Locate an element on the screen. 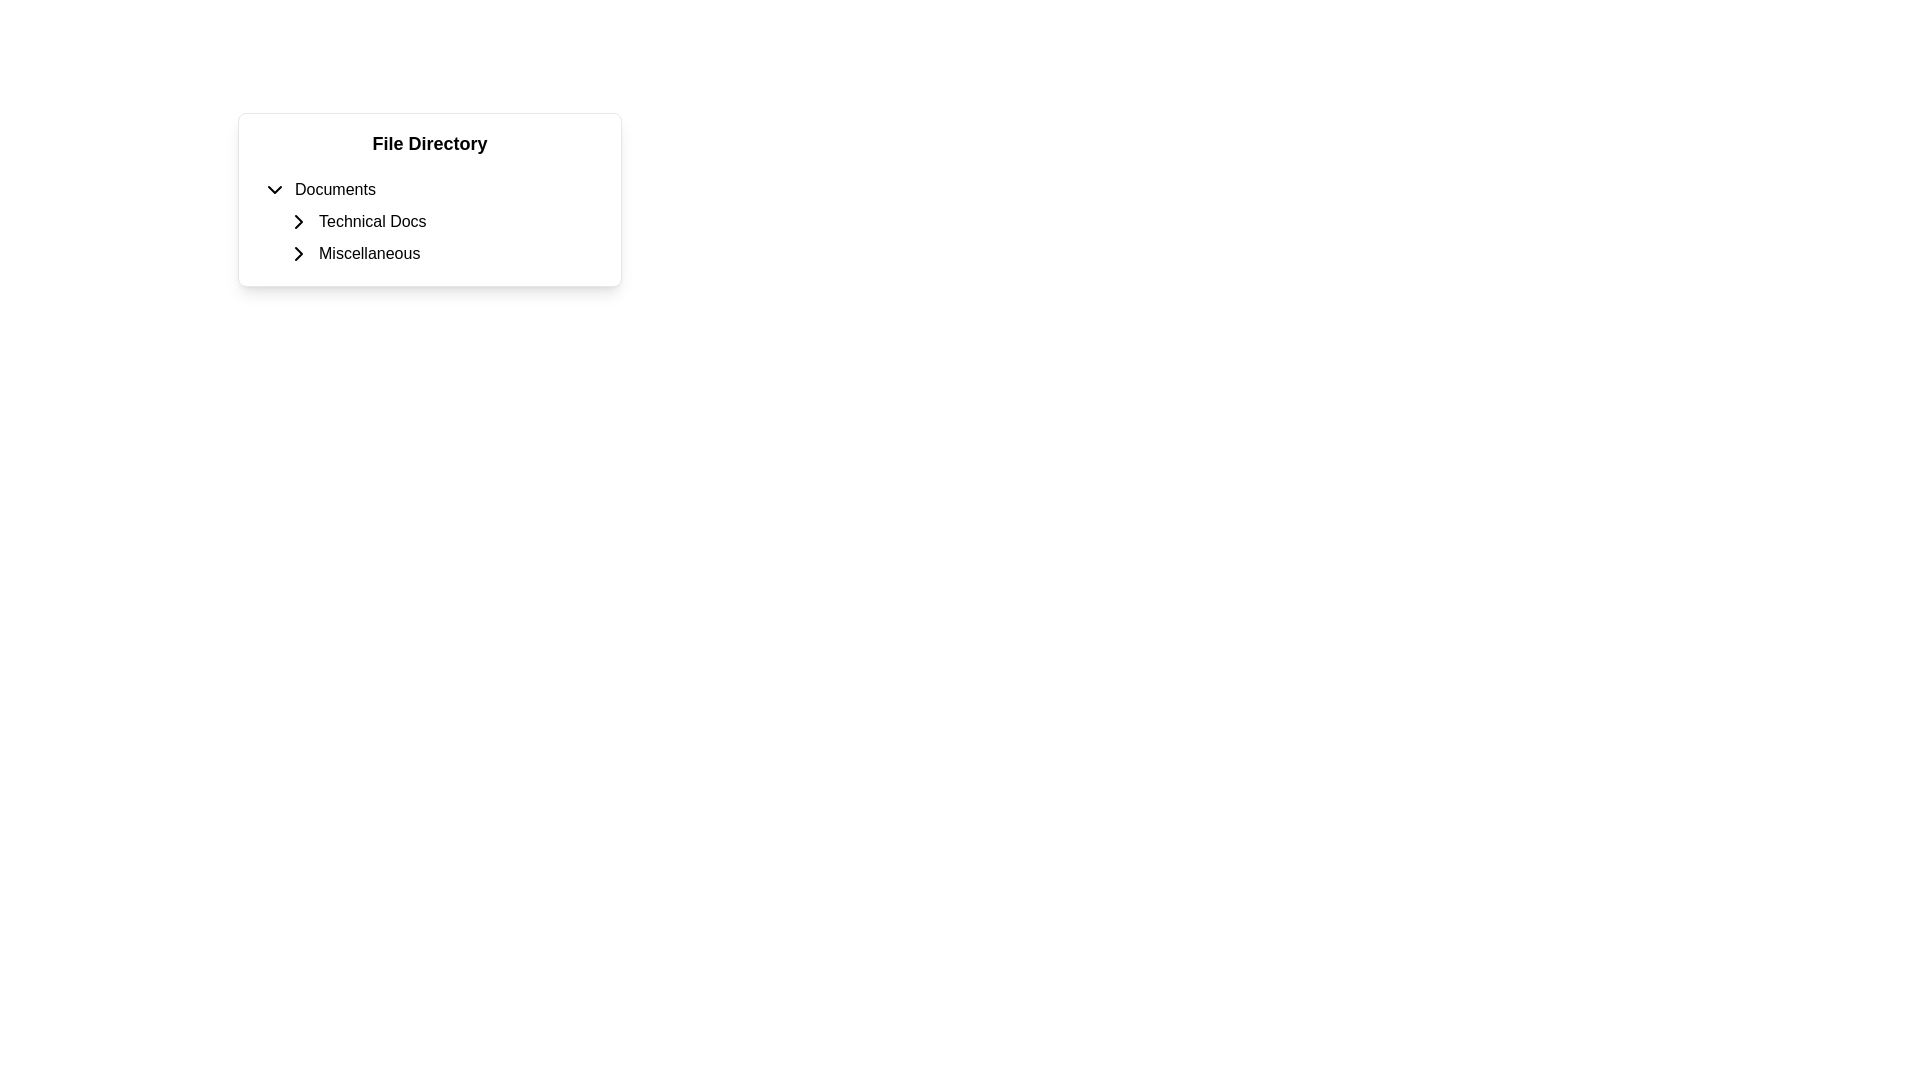 This screenshot has height=1080, width=1920. the text label that serves as the heading for the file directory interface, positioned above the 'Documents' item is located at coordinates (429, 142).